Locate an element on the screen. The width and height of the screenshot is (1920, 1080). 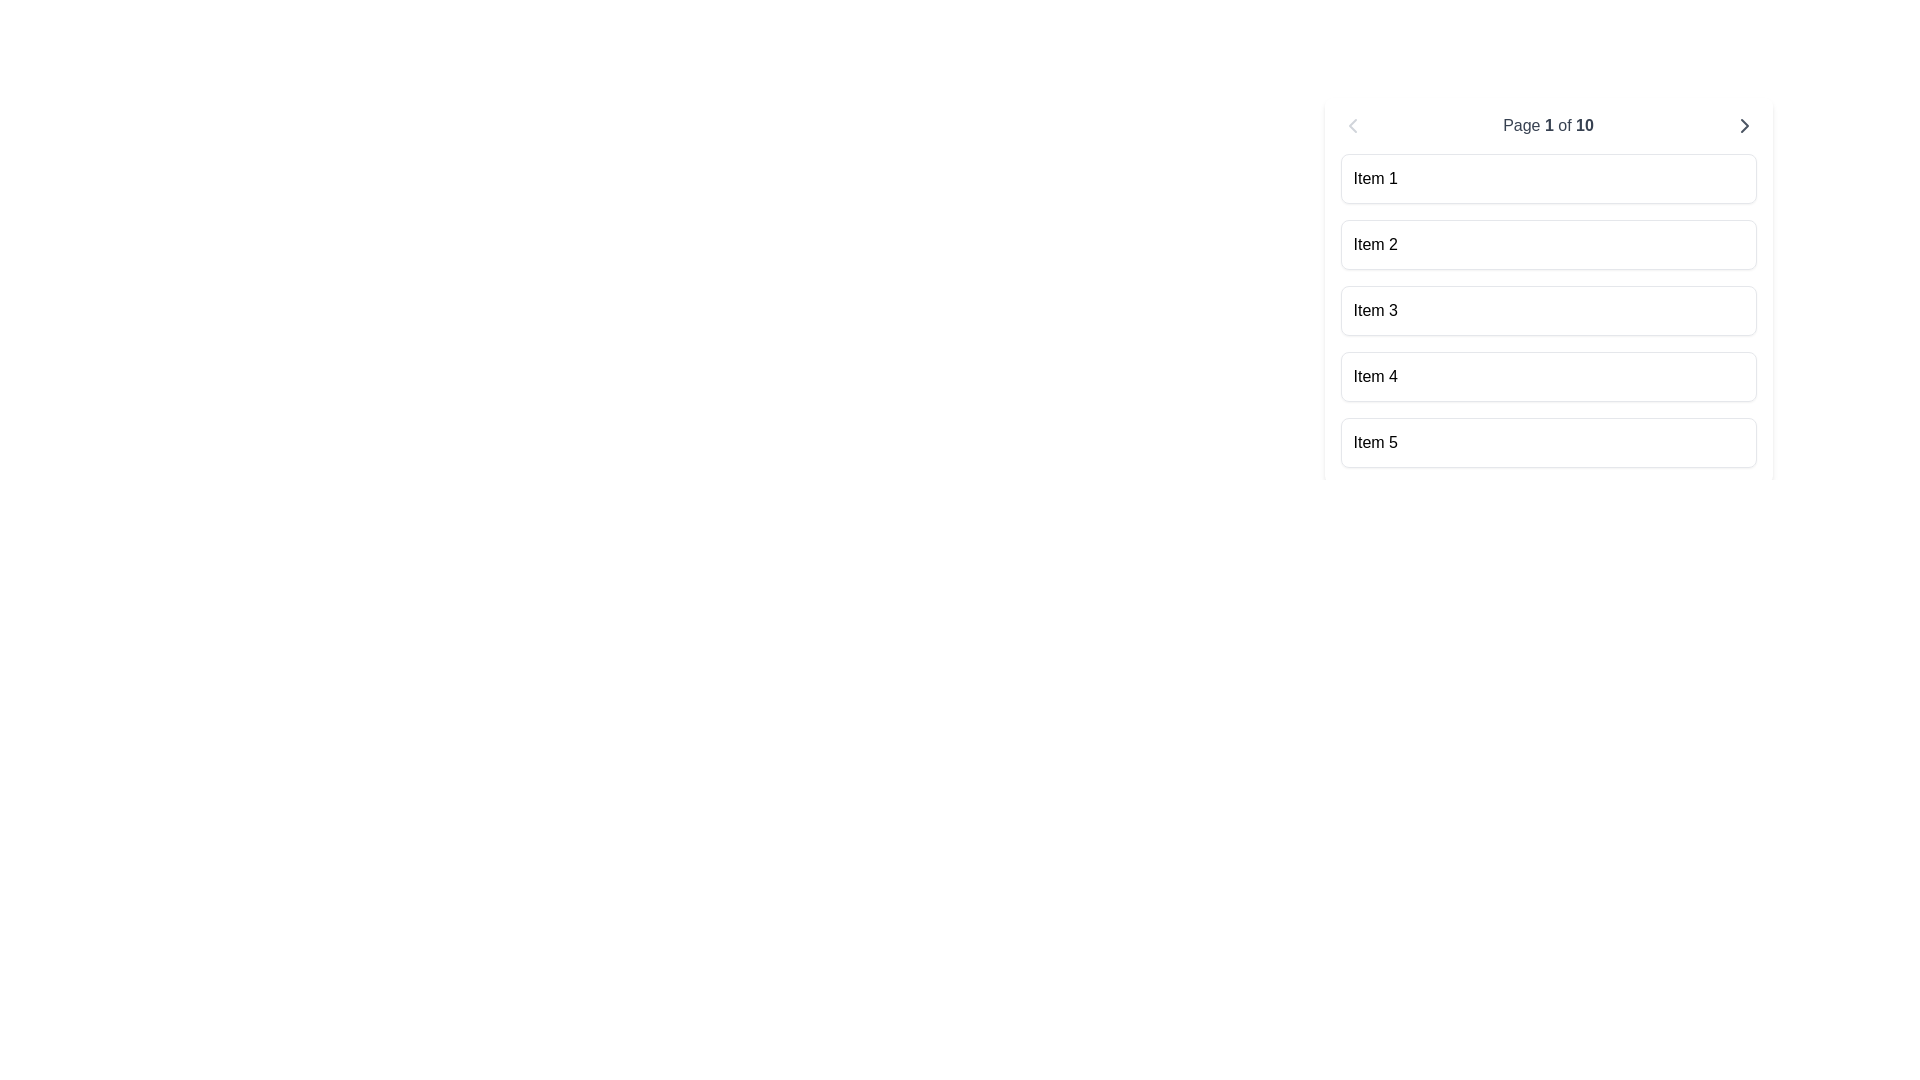
the right-pointing chevron icon button located in the top-right corner of the interface, adjacent to the 'Page 1 of 10' header is located at coordinates (1743, 126).